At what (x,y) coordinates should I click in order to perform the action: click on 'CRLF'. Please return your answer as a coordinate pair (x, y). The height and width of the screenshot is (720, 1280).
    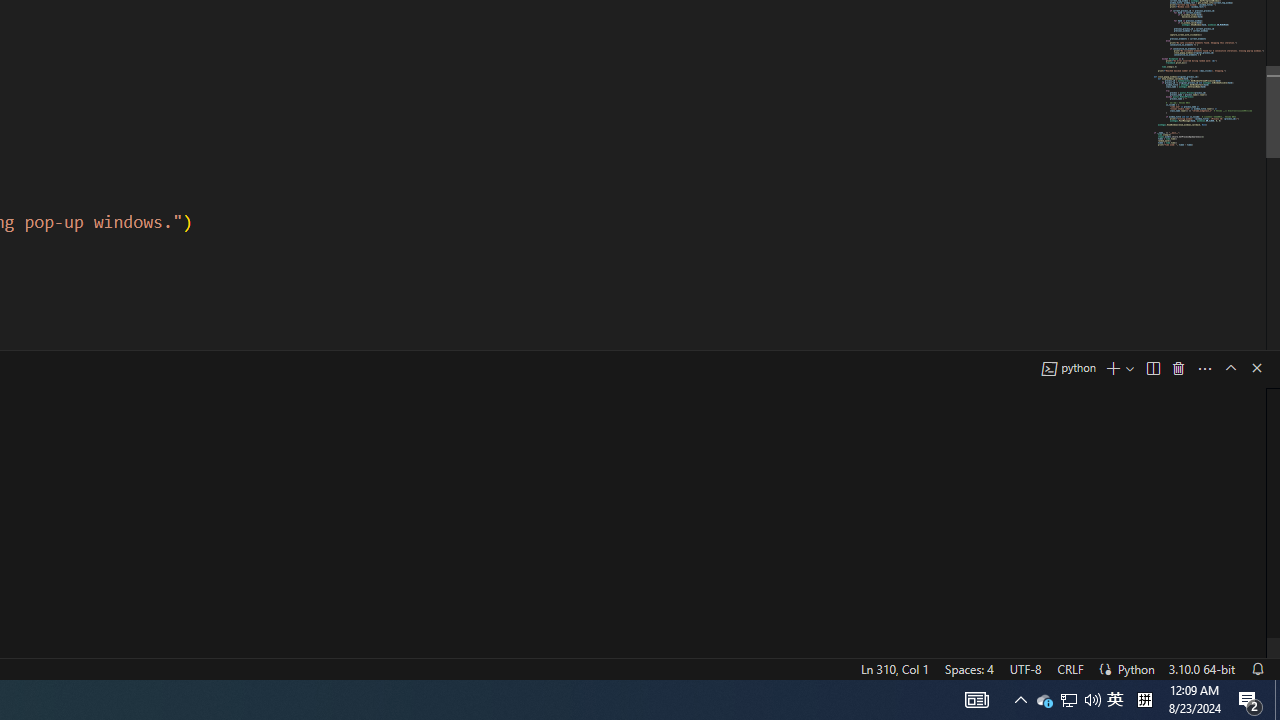
    Looking at the image, I should click on (1069, 668).